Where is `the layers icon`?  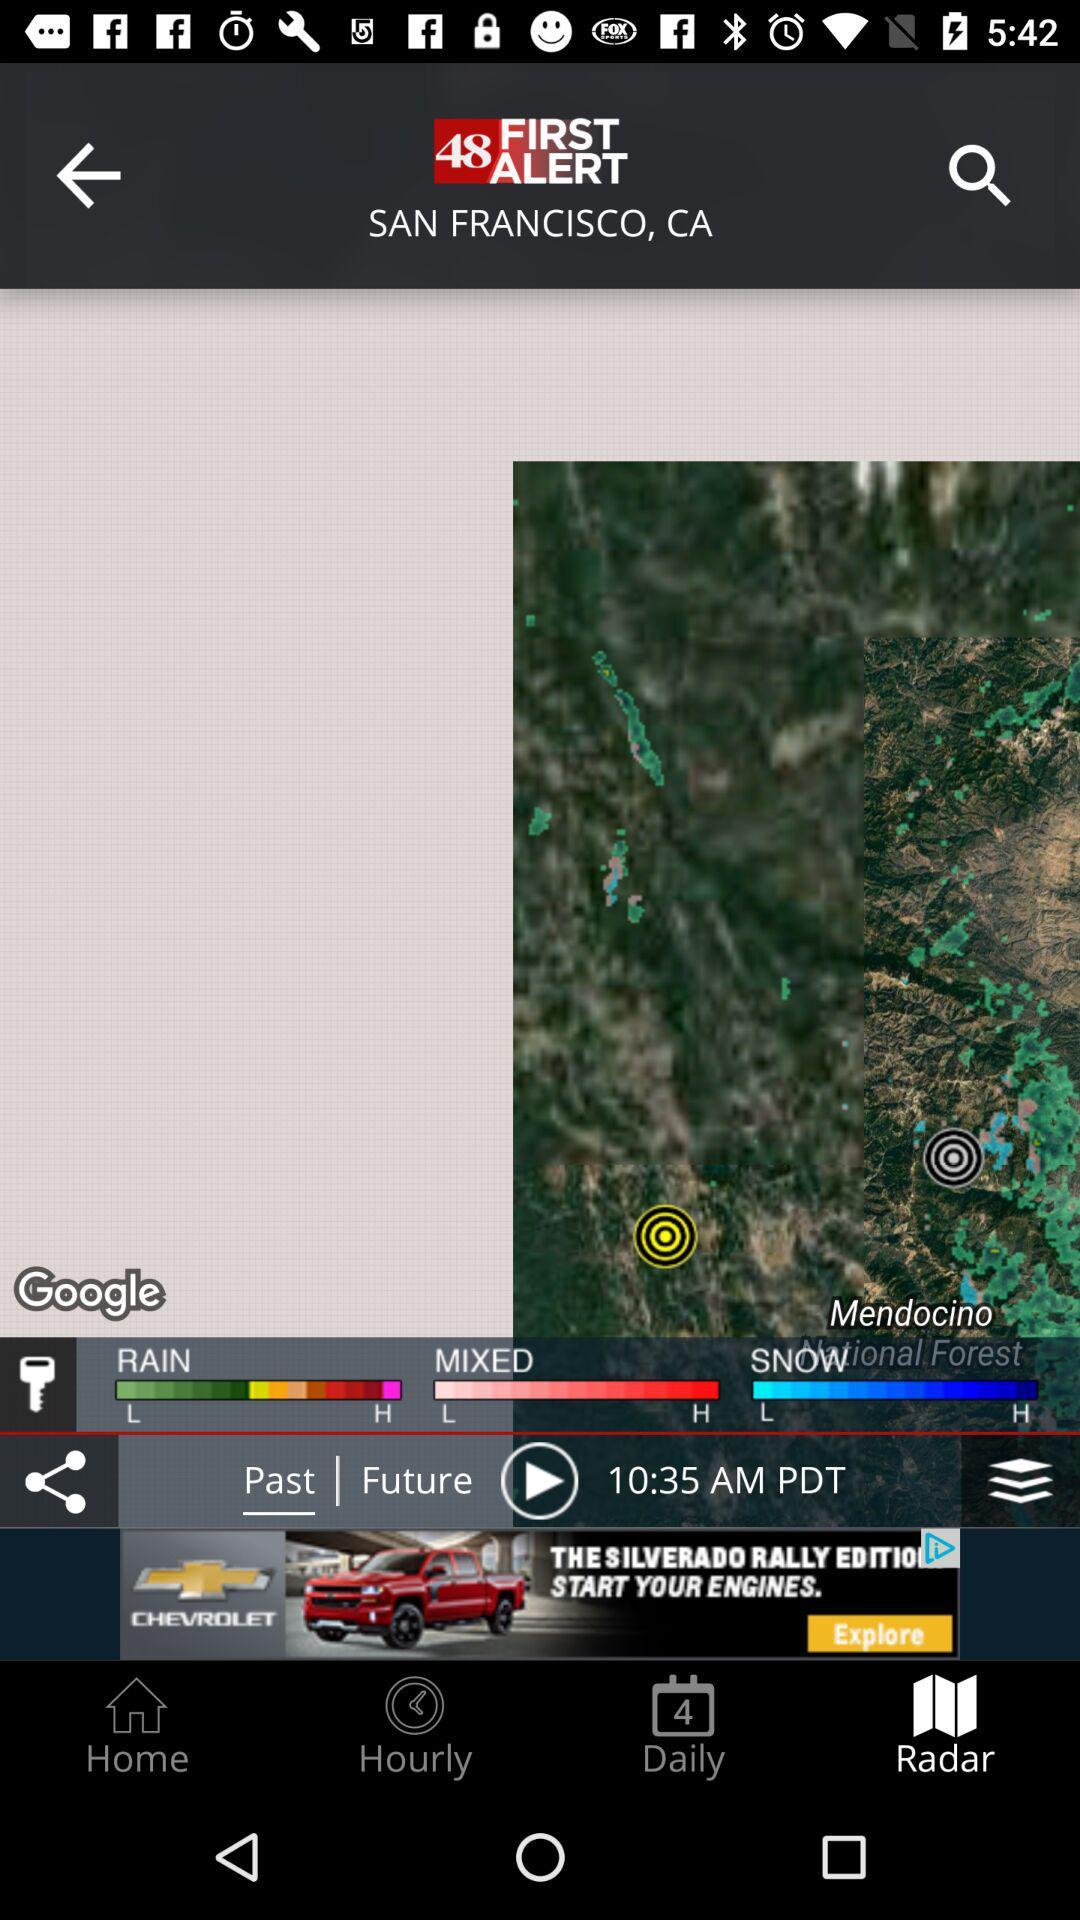 the layers icon is located at coordinates (1020, 1480).